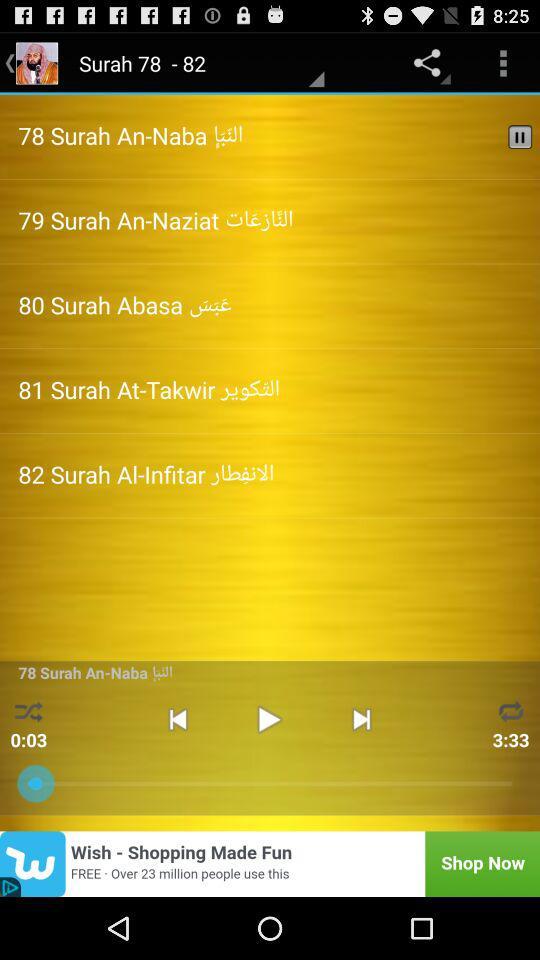  What do you see at coordinates (177, 768) in the screenshot?
I see `the skip_previous icon` at bounding box center [177, 768].